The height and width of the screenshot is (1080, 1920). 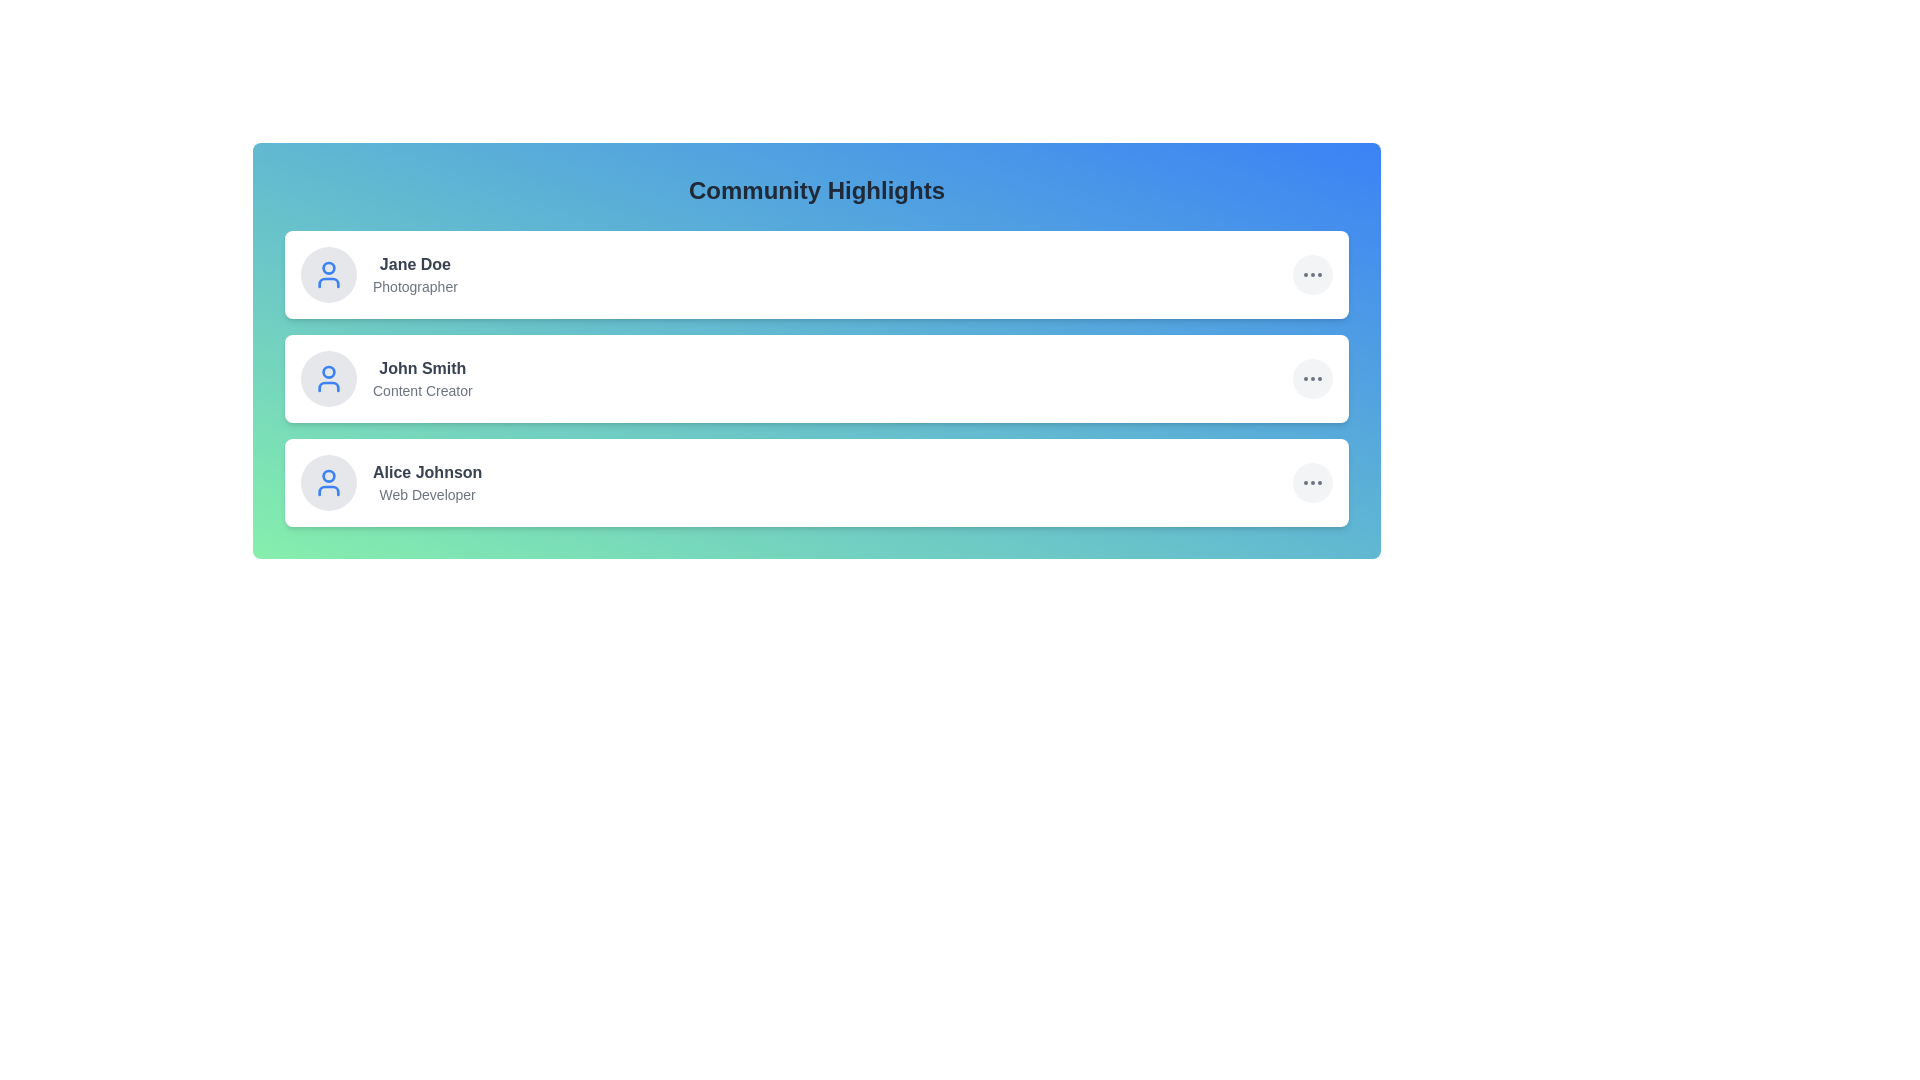 What do you see at coordinates (1313, 378) in the screenshot?
I see `the Ellipsis menu icon located on the right side of the second list item` at bounding box center [1313, 378].